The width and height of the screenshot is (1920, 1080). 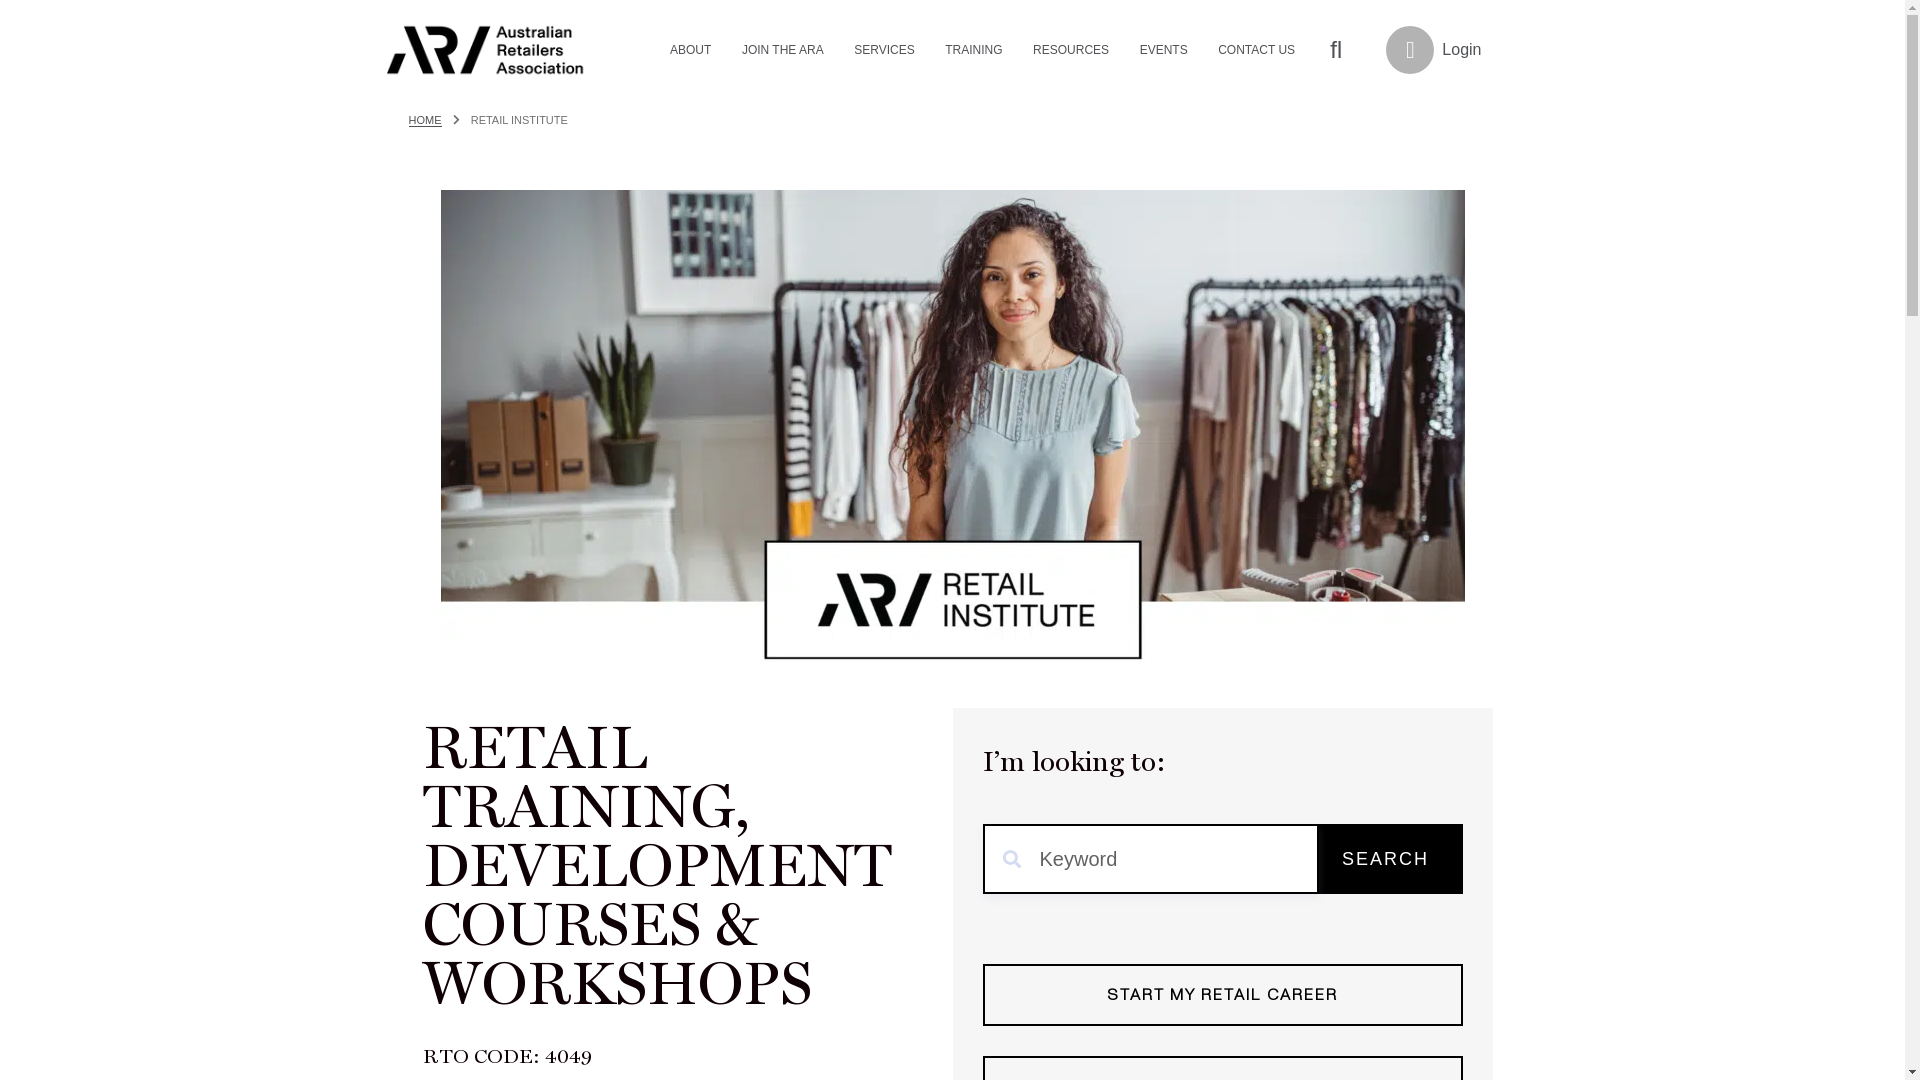 I want to click on 'START MY RETAIL CAREER', so click(x=1221, y=995).